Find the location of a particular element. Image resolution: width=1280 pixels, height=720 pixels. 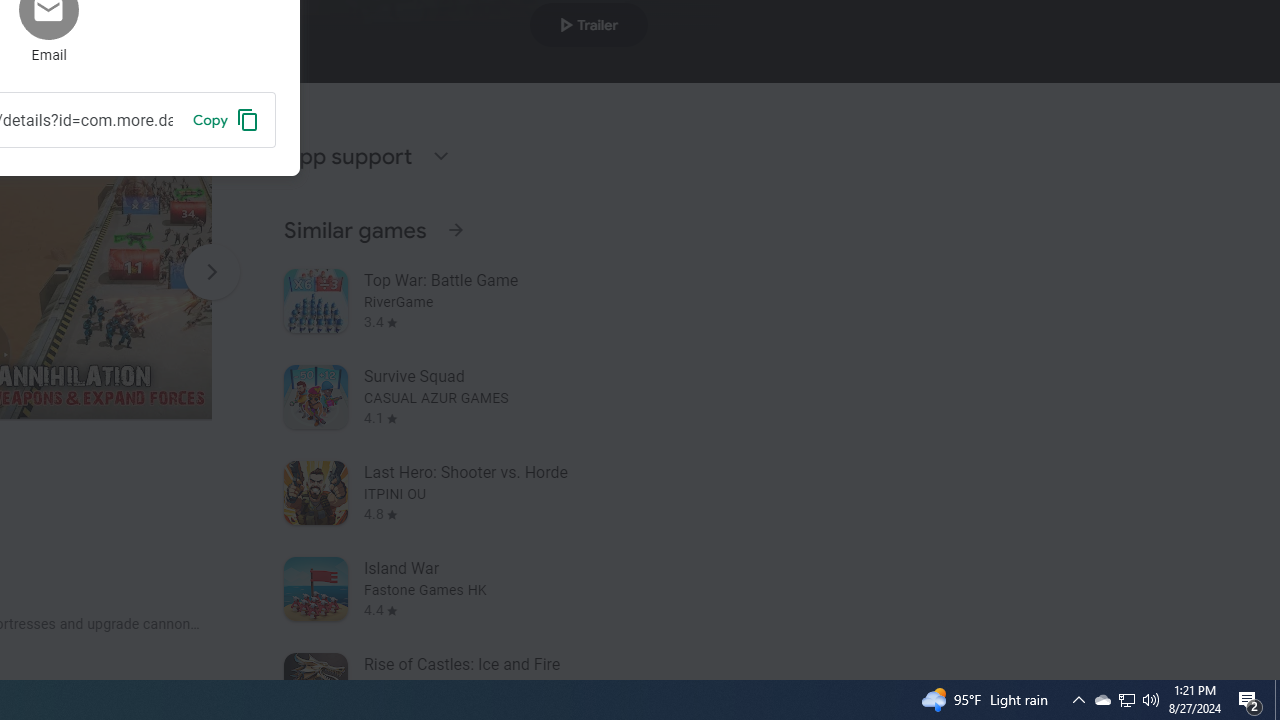

'Copy link to clipboard' is located at coordinates (225, 119).